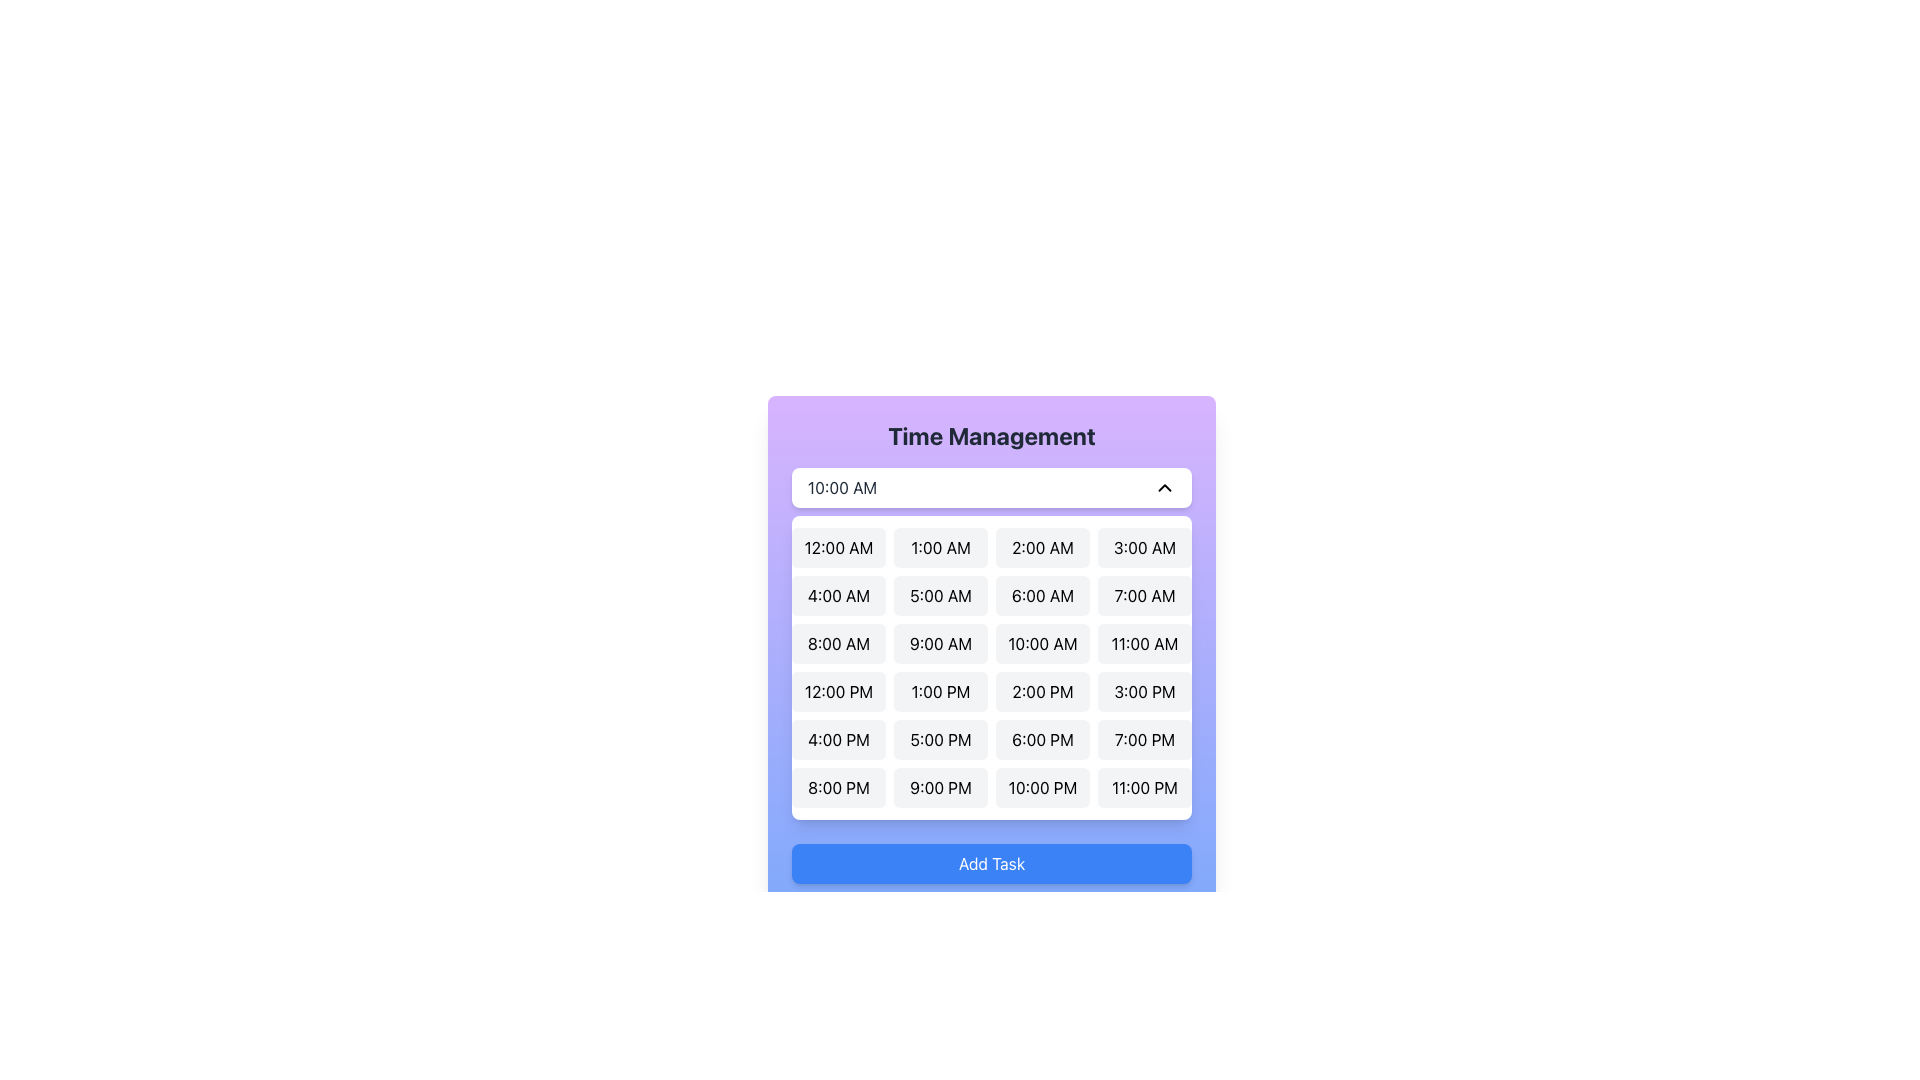 The image size is (1920, 1080). What do you see at coordinates (1041, 786) in the screenshot?
I see `the selectable time option button labeled '10:00 PM' located in the fourth row and third column of the time-selection interface` at bounding box center [1041, 786].